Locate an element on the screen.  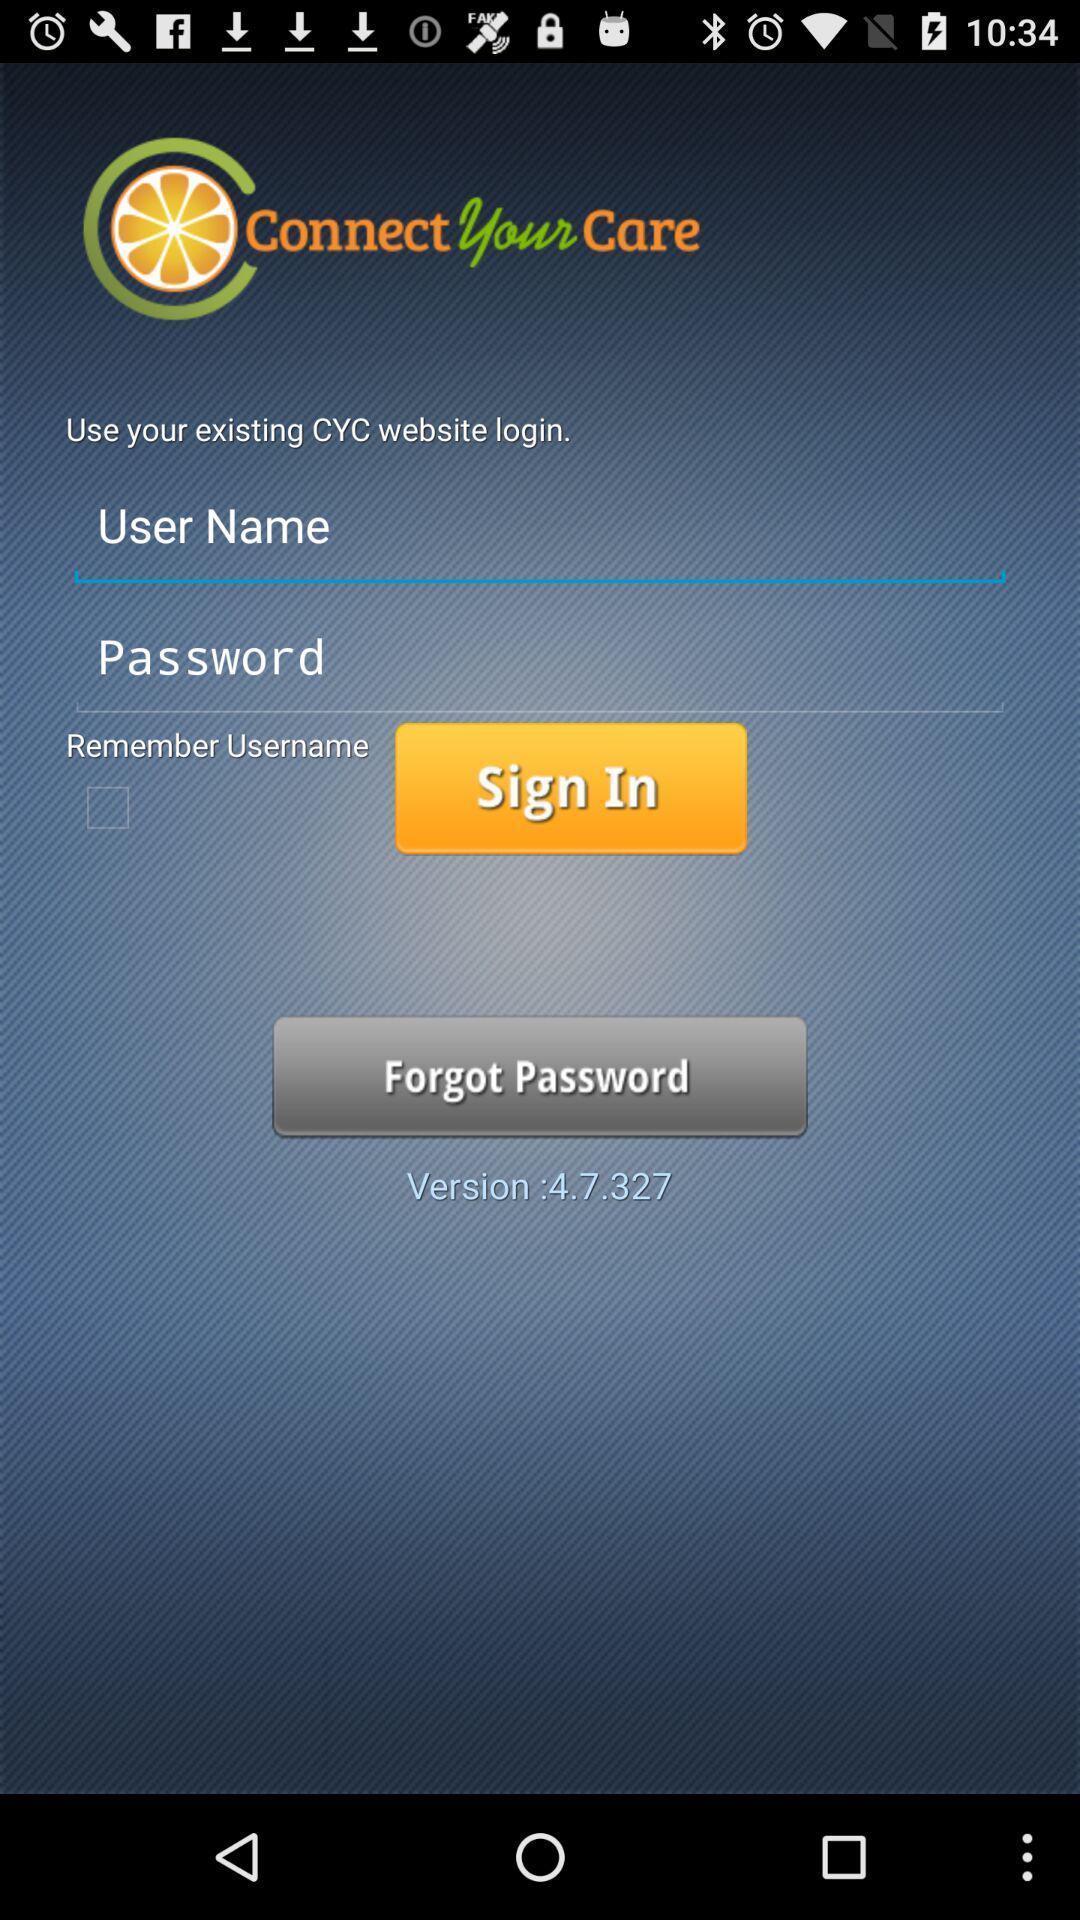
item next to the remember username item is located at coordinates (571, 788).